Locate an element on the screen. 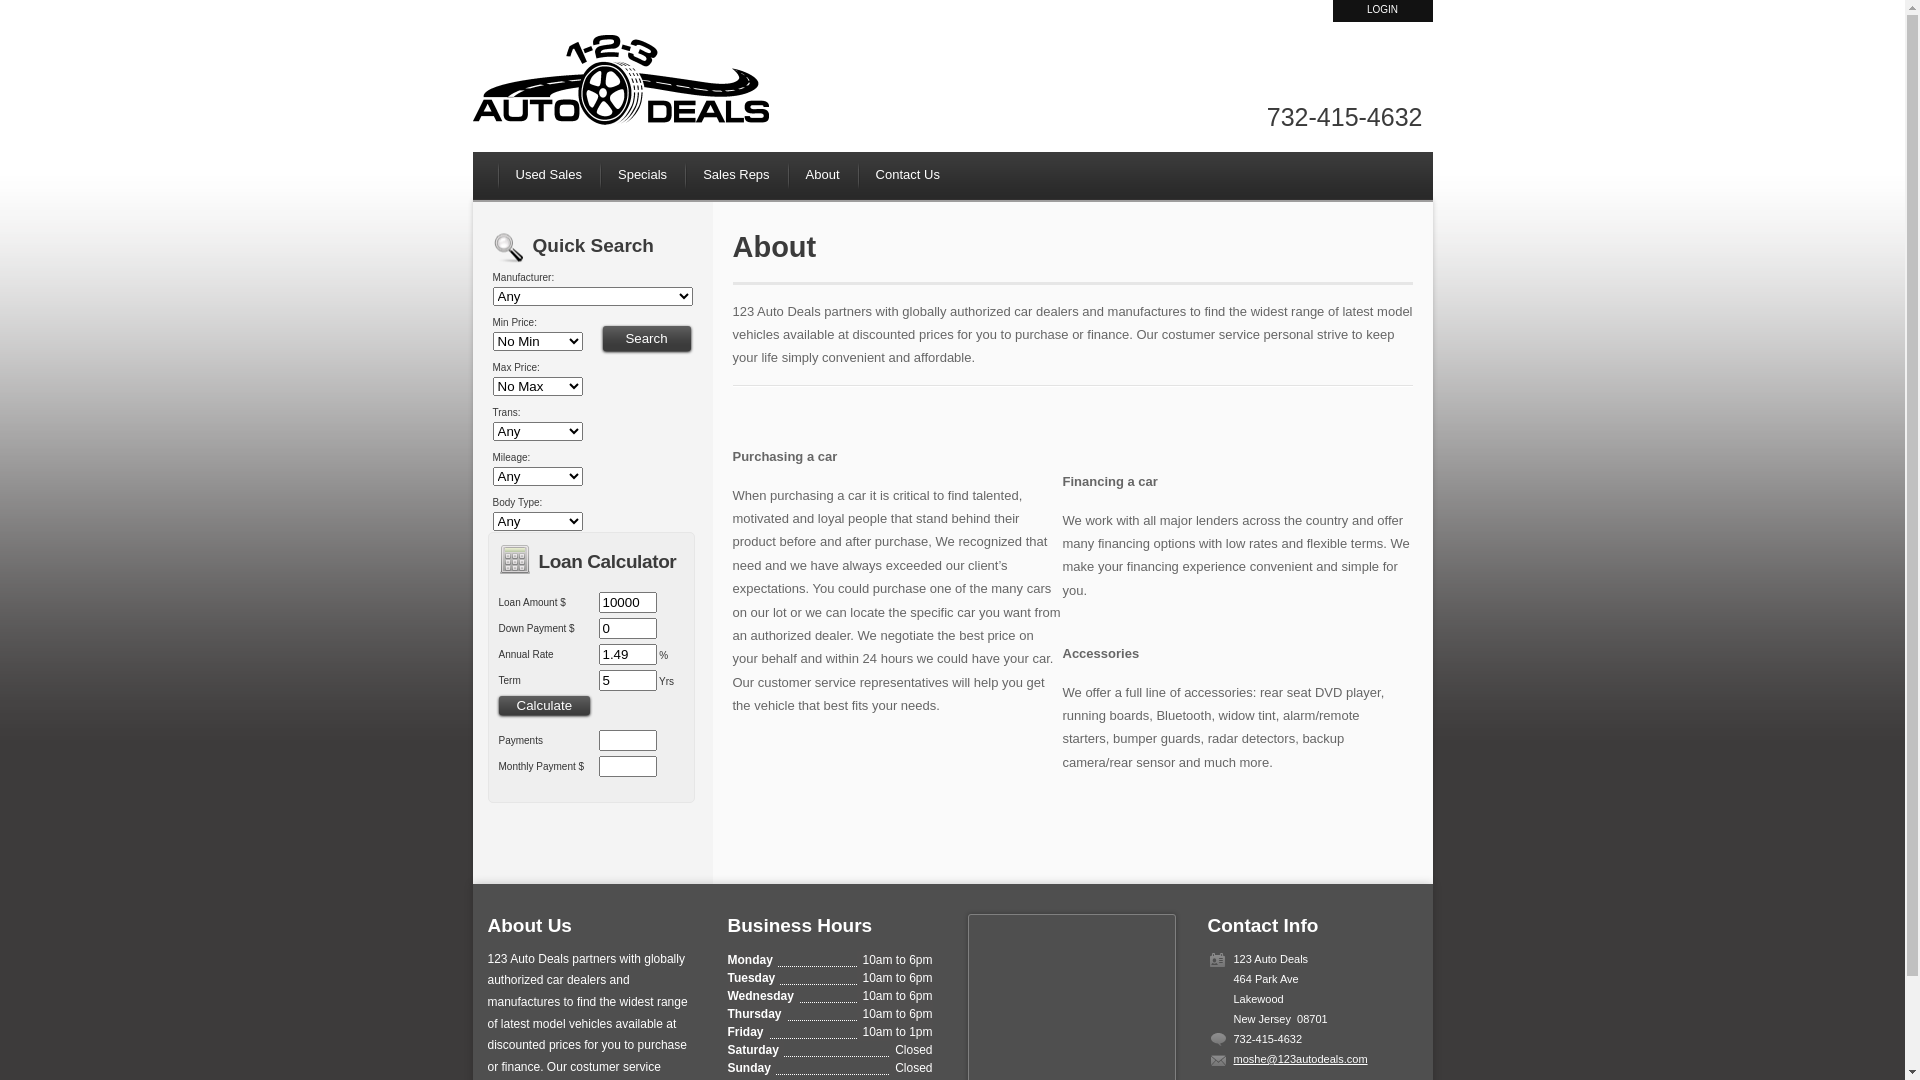 The width and height of the screenshot is (1920, 1080). 'Contact Us' is located at coordinates (915, 173).